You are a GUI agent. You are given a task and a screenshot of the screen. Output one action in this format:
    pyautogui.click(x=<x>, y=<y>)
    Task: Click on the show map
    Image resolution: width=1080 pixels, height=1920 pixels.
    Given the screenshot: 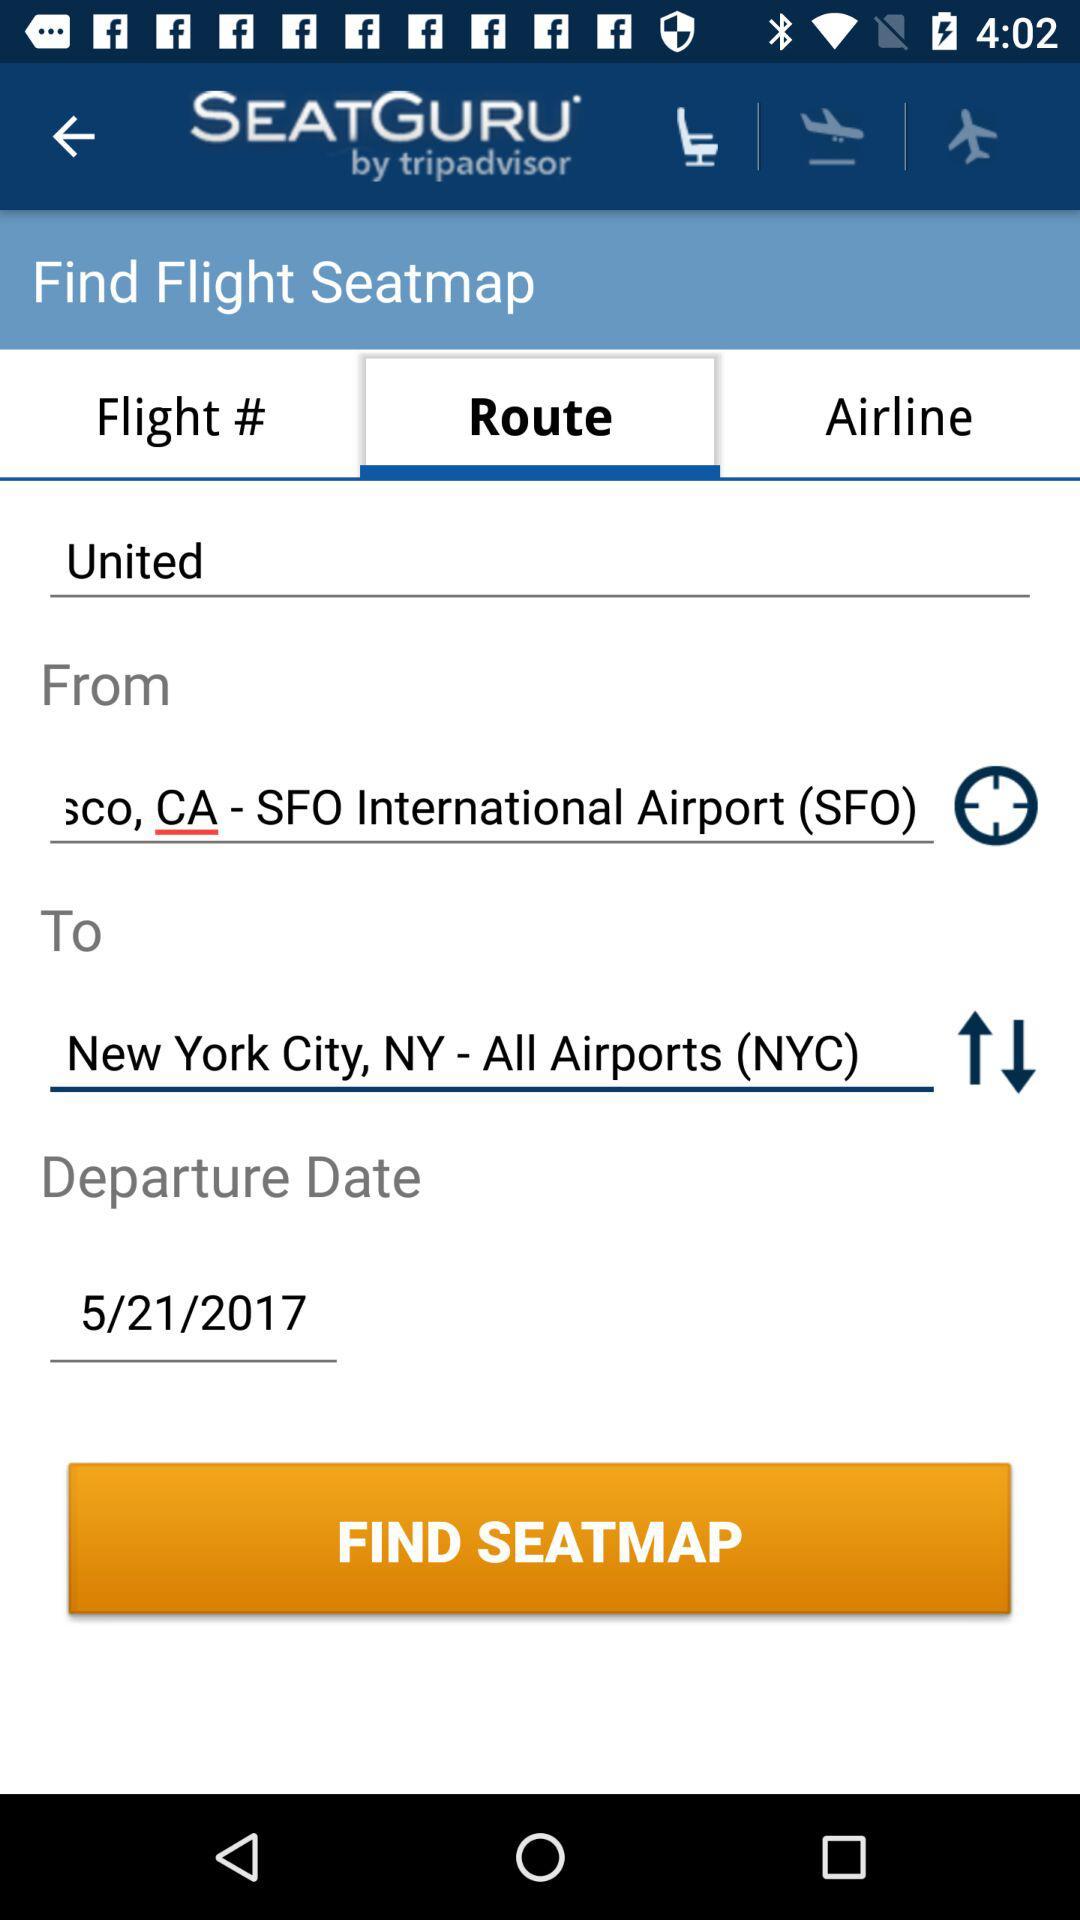 What is the action you would take?
    pyautogui.click(x=996, y=805)
    